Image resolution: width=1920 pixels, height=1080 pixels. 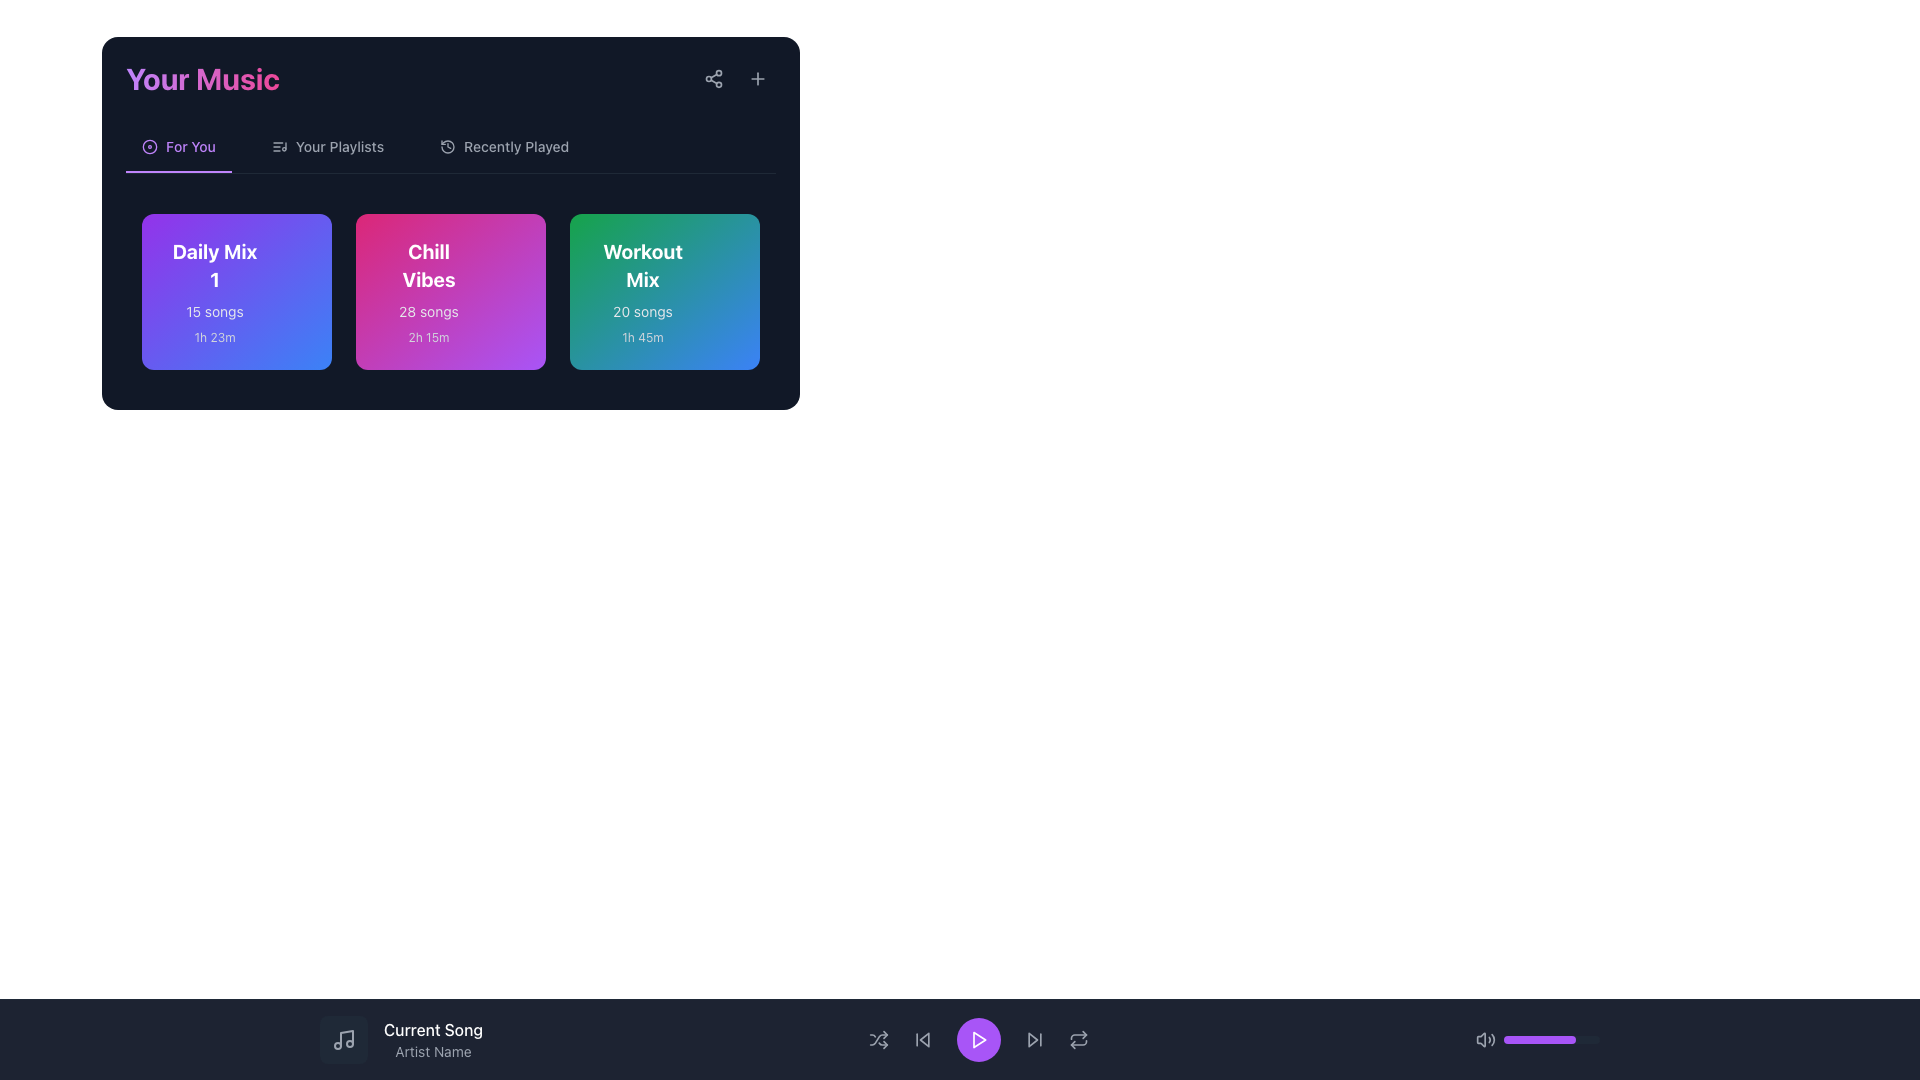 I want to click on the text element 'Workout Mix' which is styled in bold white font and centered within a gradient card from its current location, so click(x=643, y=265).